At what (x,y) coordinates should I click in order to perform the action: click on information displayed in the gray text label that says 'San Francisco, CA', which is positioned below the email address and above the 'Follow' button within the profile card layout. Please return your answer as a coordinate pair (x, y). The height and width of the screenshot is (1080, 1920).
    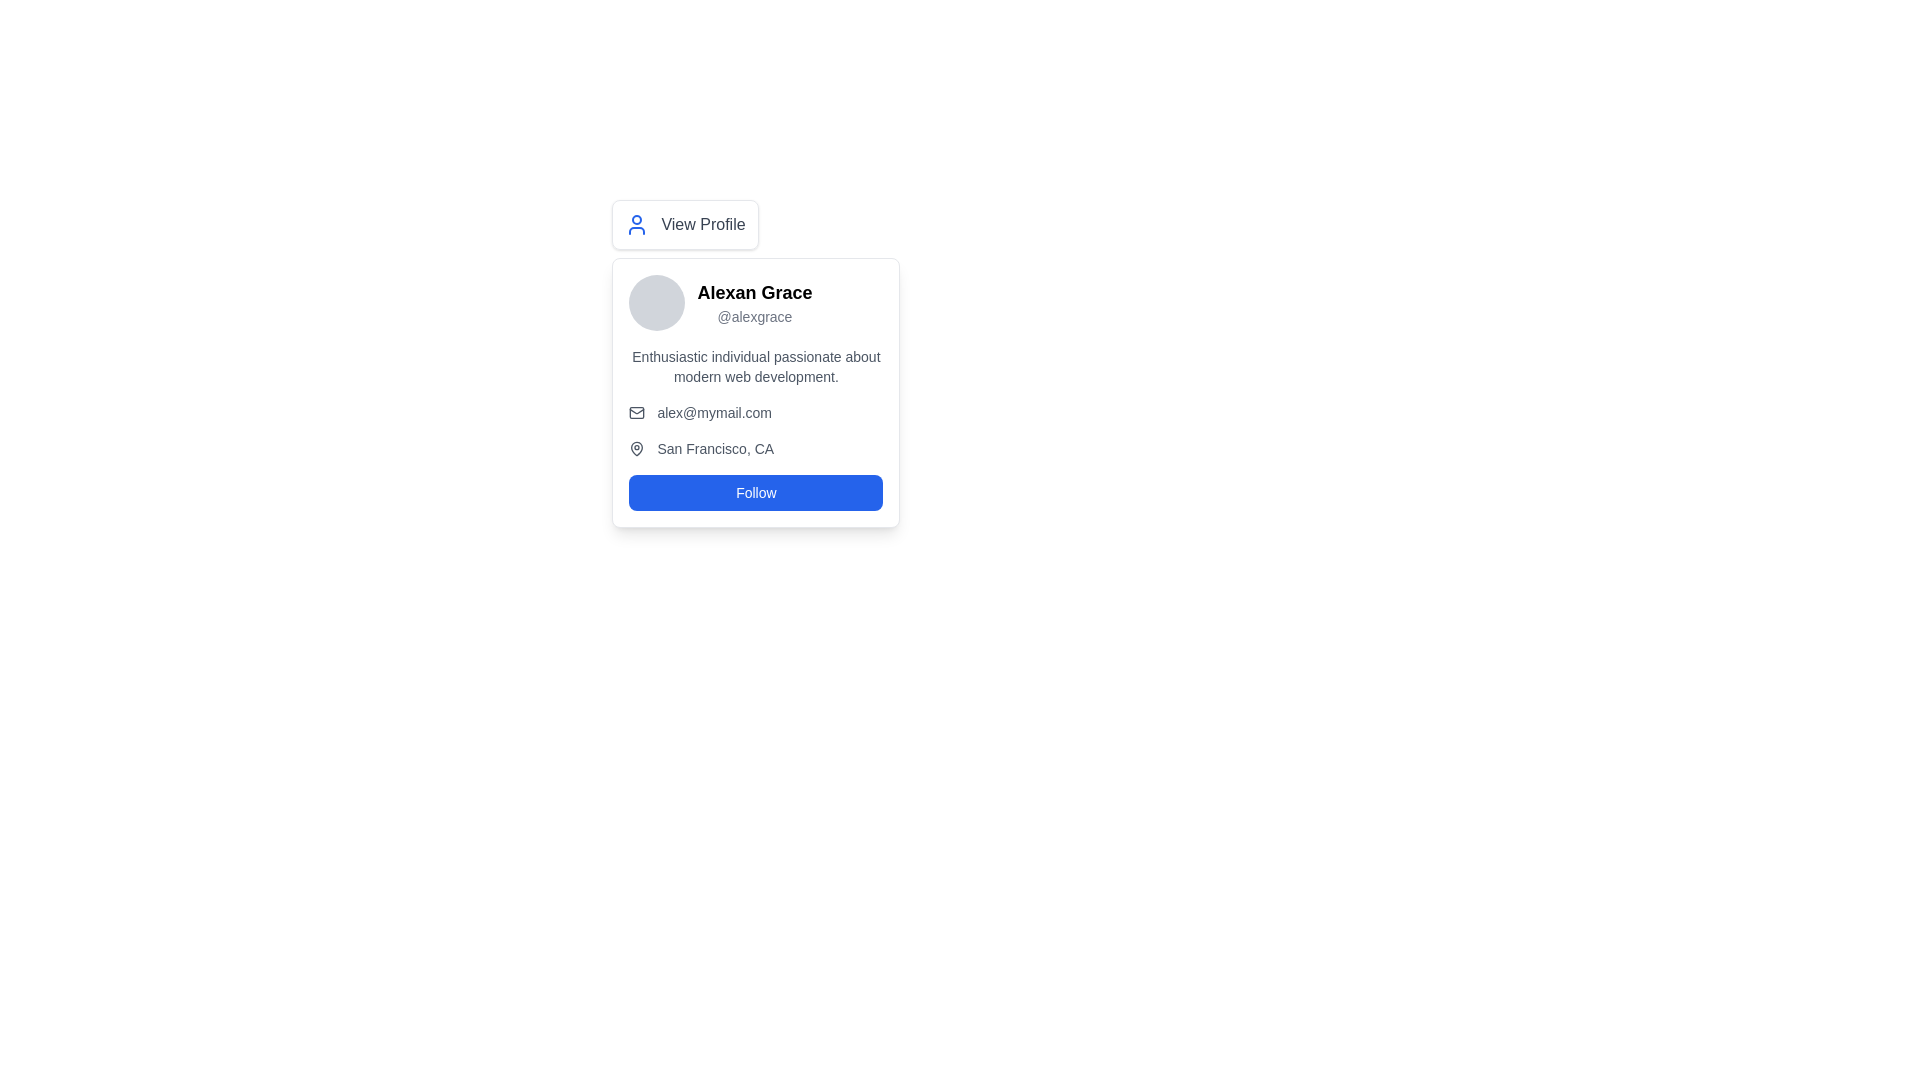
    Looking at the image, I should click on (715, 447).